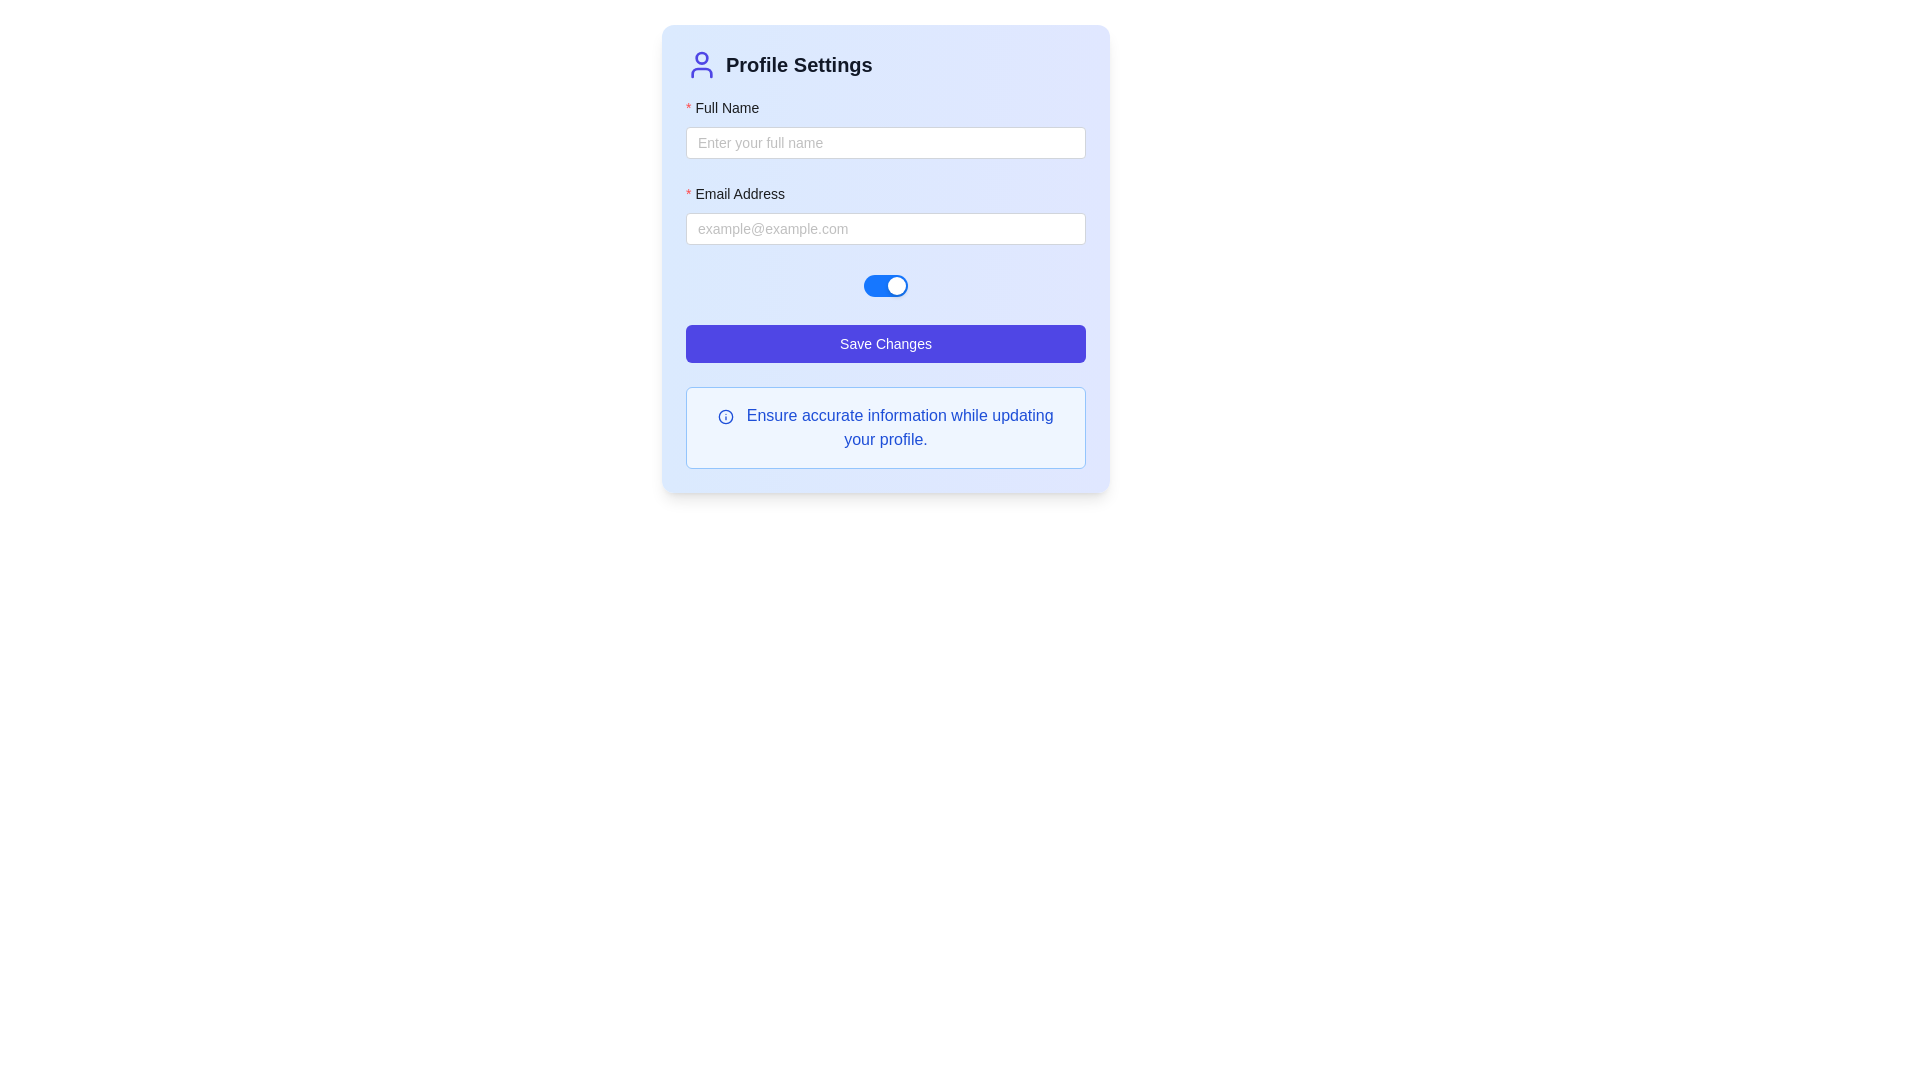  Describe the element at coordinates (878, 285) in the screenshot. I see `the blue-colored circular toggle switch indicator located within the 'Profile Settings' form, positioned below the email address field and above the 'Save Changes' button` at that location.